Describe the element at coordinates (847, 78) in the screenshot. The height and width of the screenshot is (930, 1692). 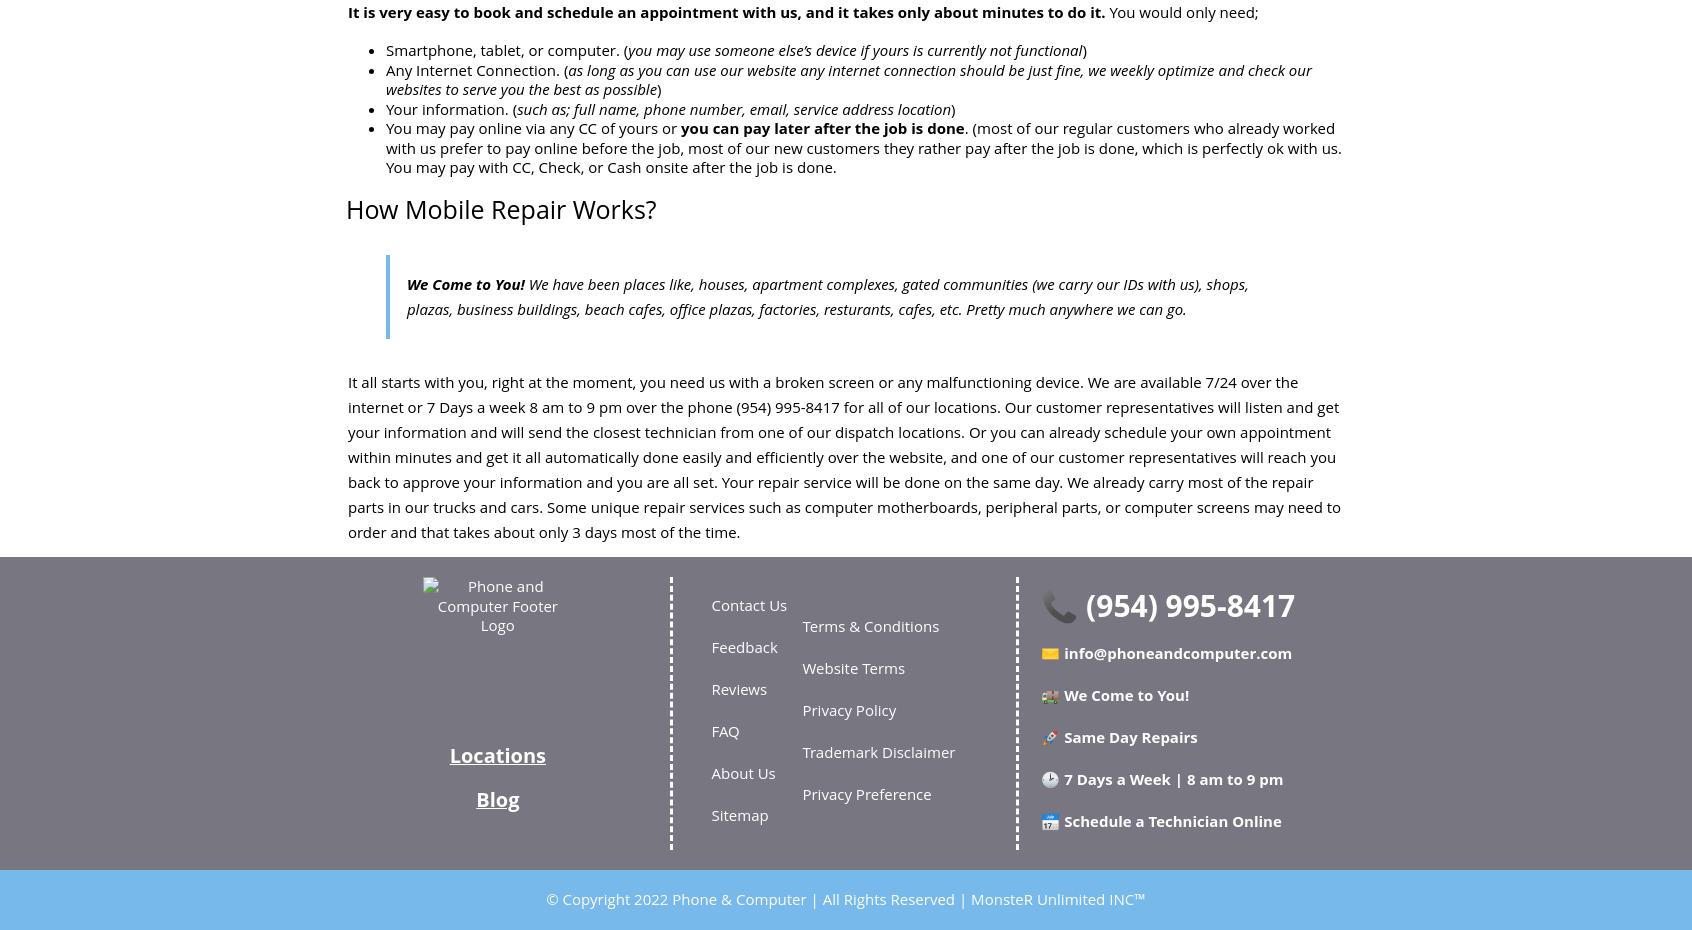
I see `'as long as you can use our website any internet connection should be just fine, we weekly optimize and check our websites to serve you the best as possible'` at that location.